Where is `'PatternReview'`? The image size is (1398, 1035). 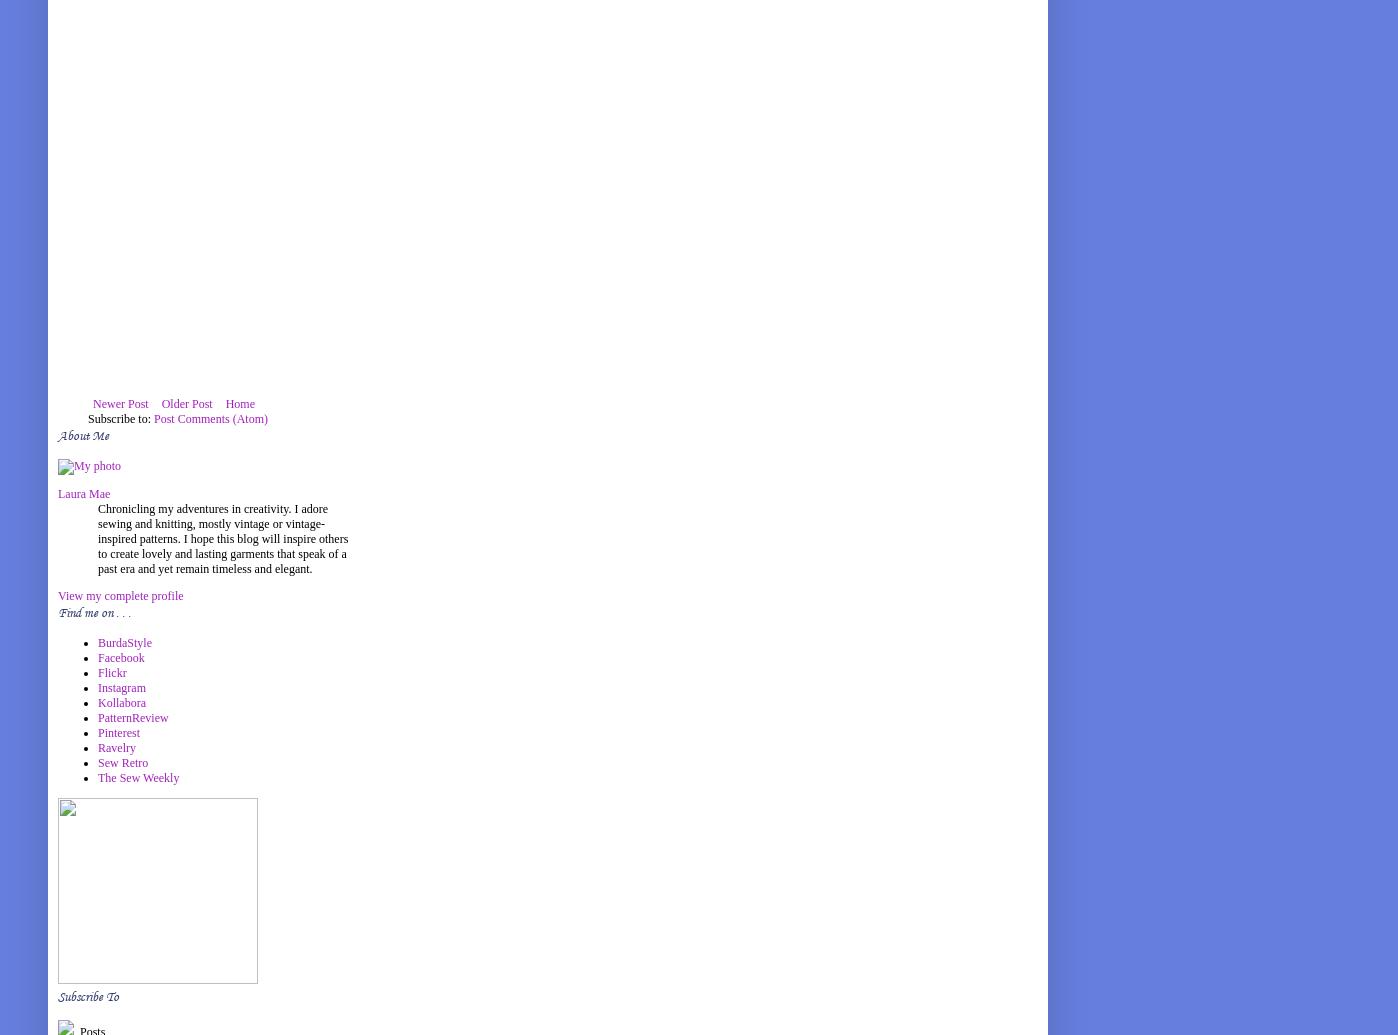
'PatternReview' is located at coordinates (132, 716).